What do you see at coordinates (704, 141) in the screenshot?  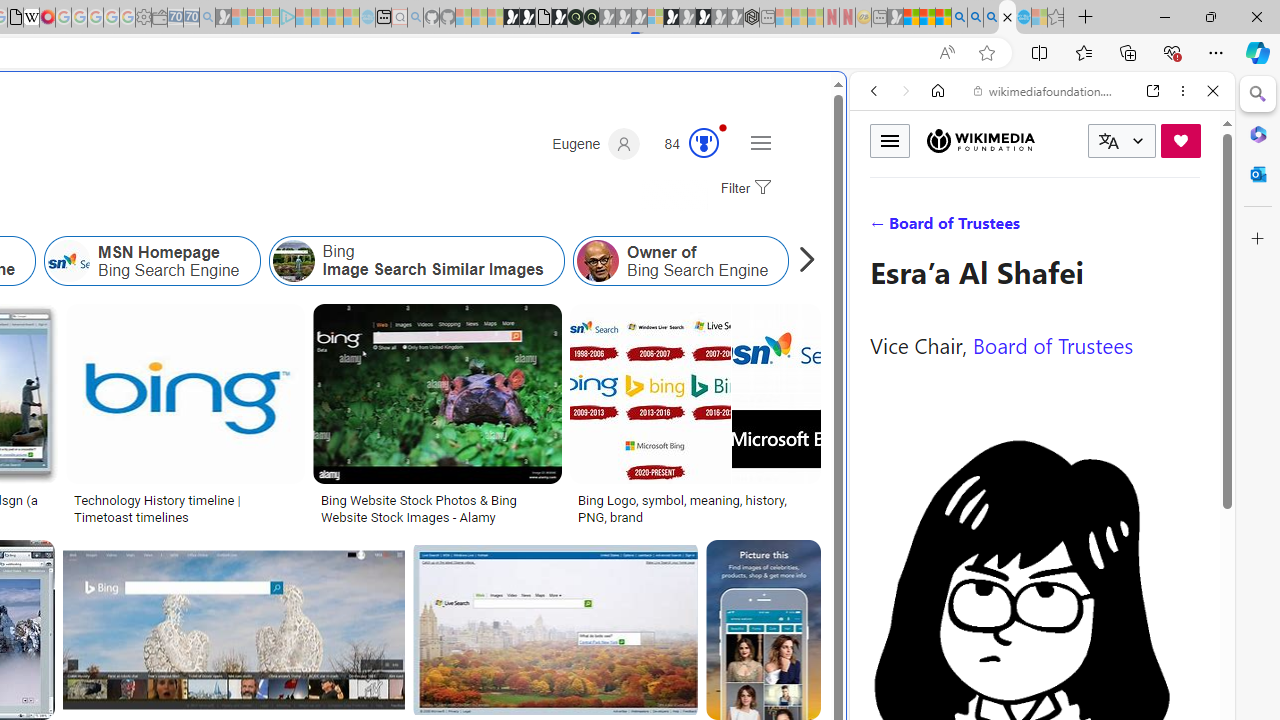 I see `'AutomationID: rh_meter'` at bounding box center [704, 141].